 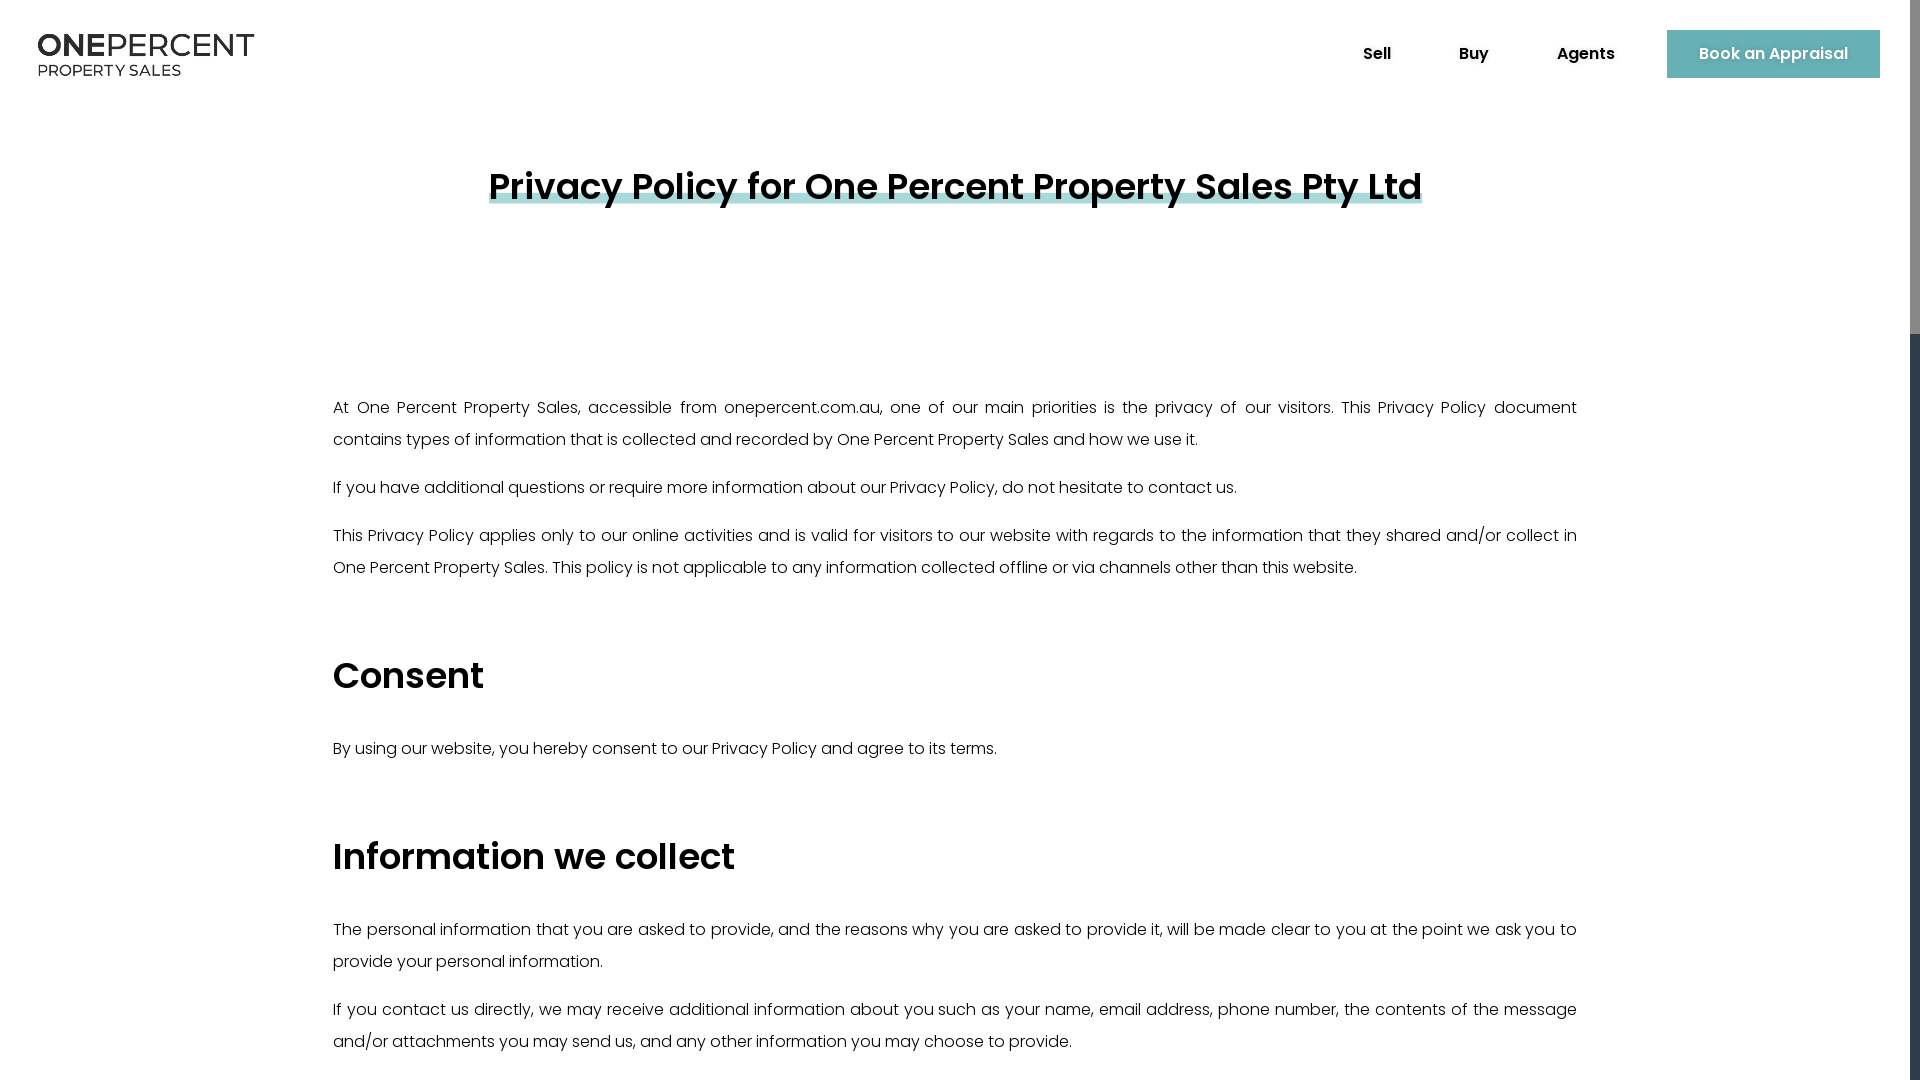 I want to click on 'Agents', so click(x=1524, y=52).